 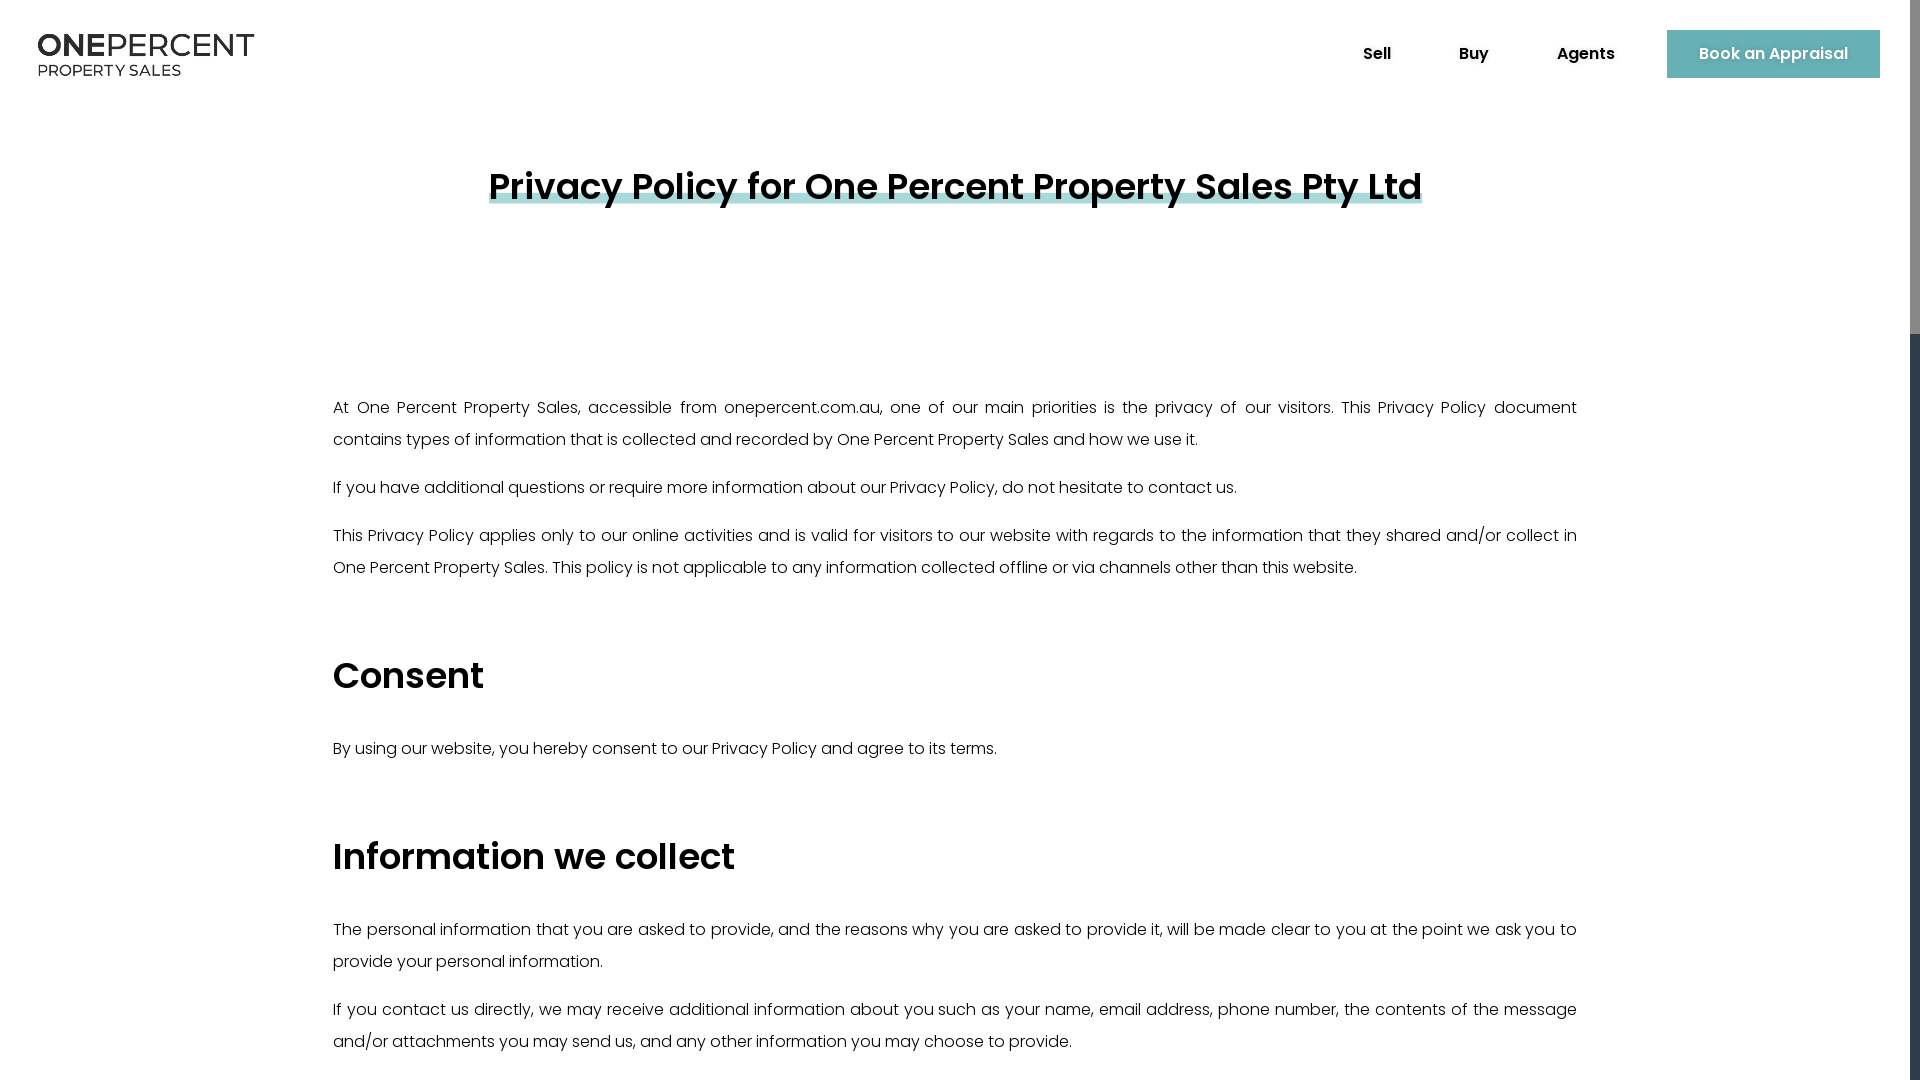 I want to click on 'Agents', so click(x=1524, y=52).